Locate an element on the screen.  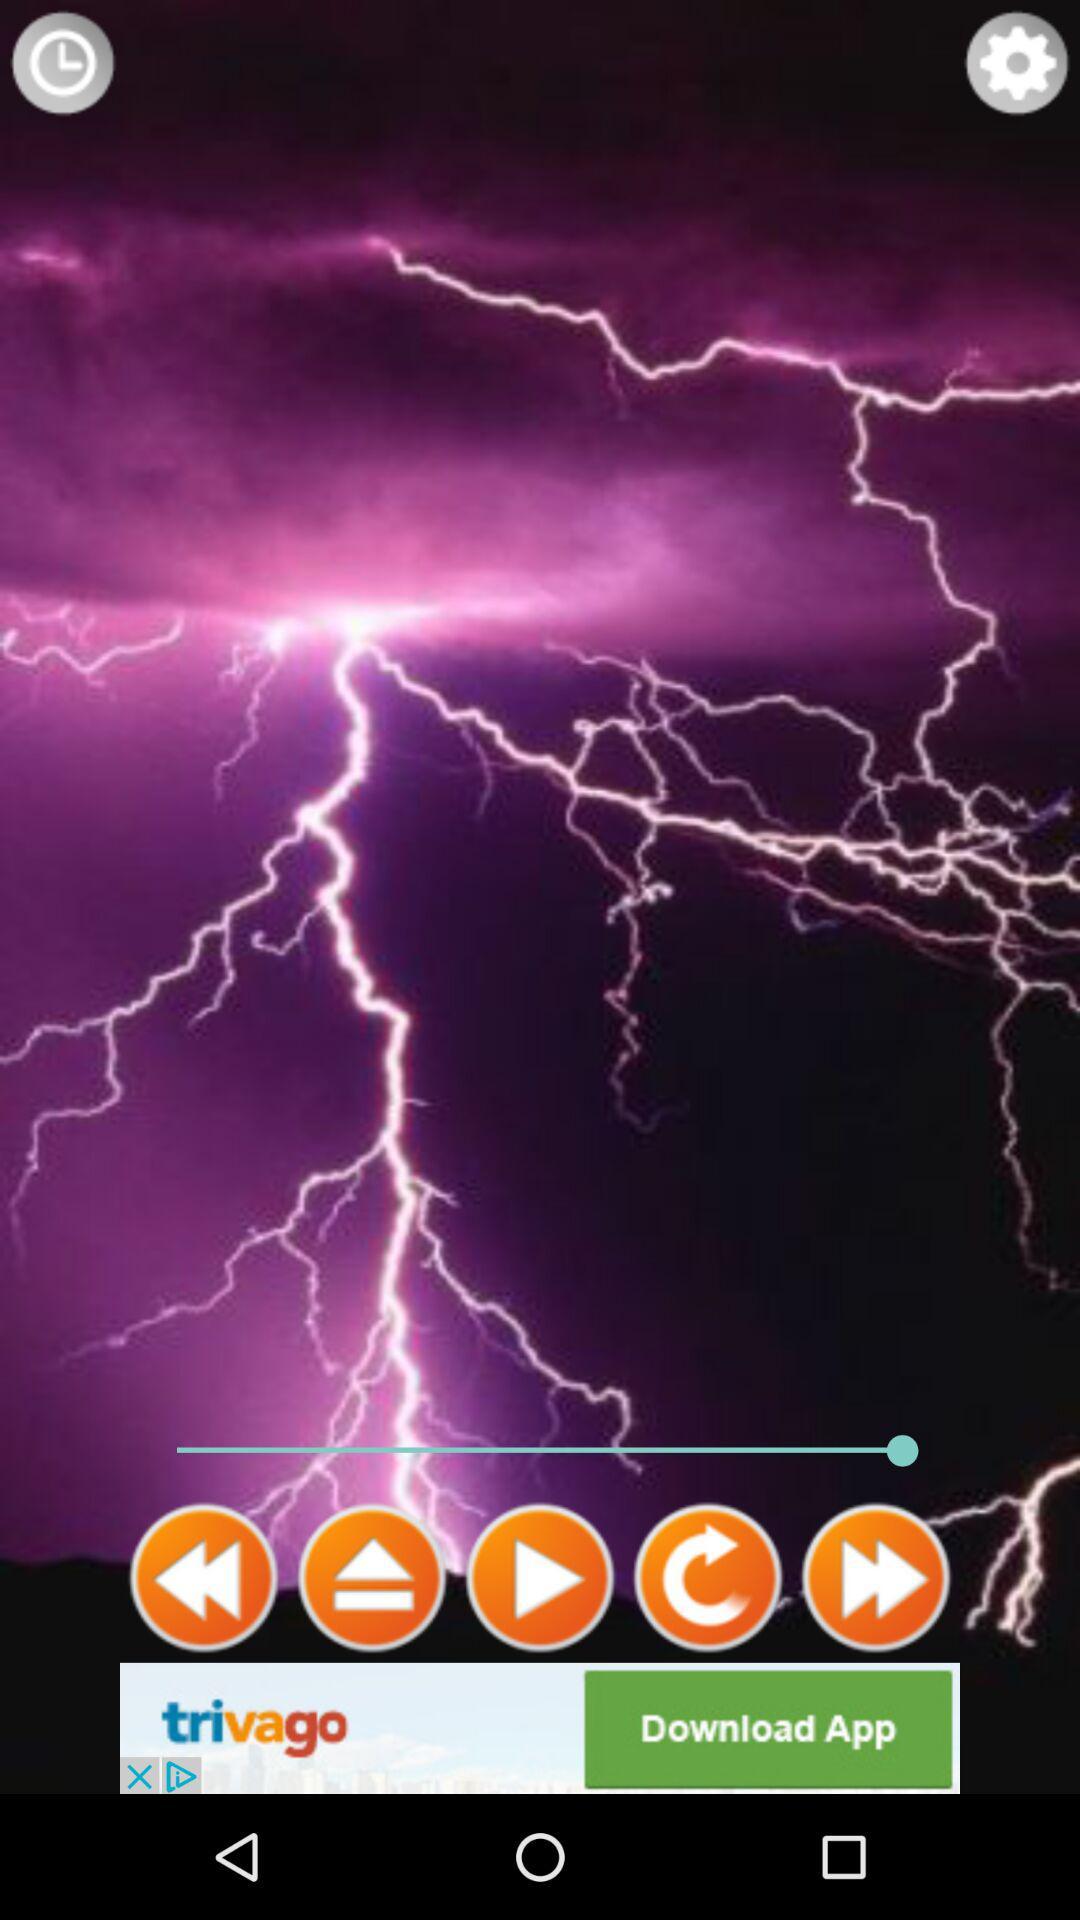
play is located at coordinates (540, 1577).